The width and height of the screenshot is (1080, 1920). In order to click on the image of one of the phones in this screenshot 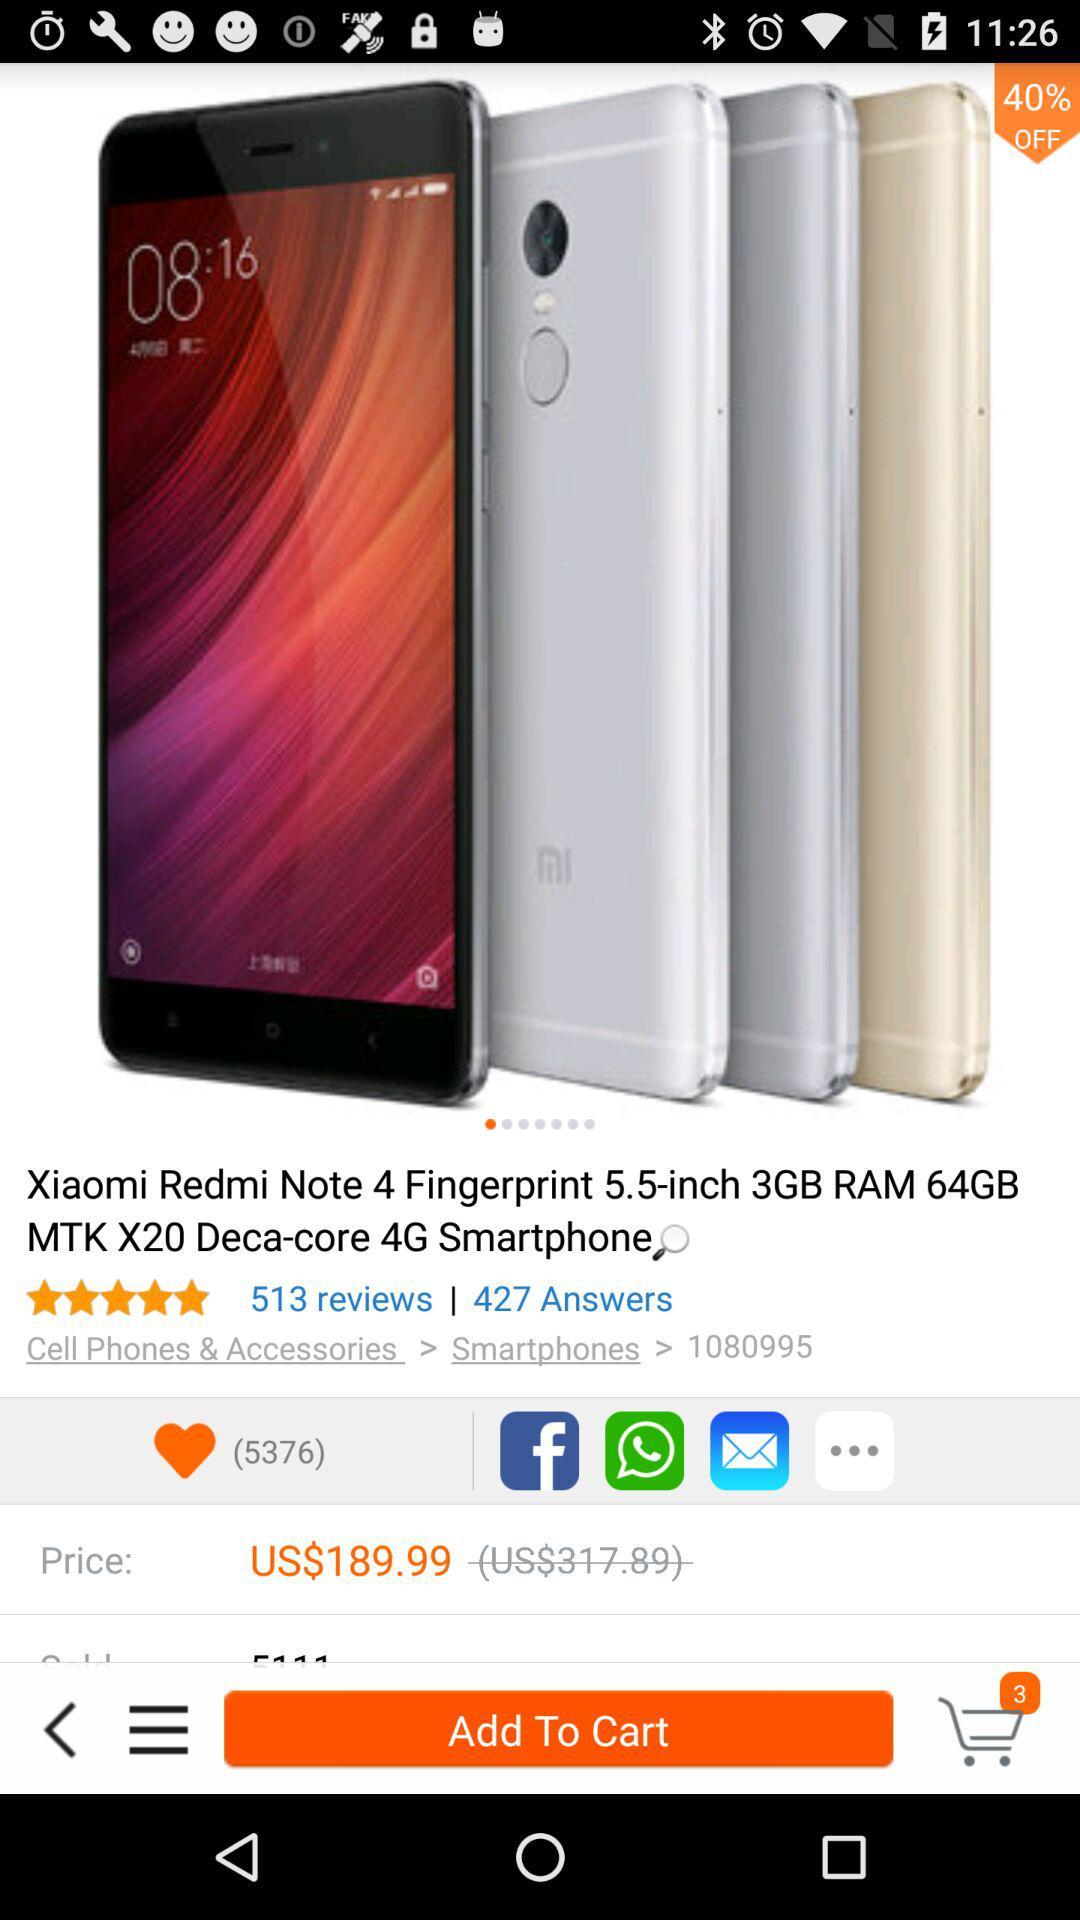, I will do `click(588, 1124)`.